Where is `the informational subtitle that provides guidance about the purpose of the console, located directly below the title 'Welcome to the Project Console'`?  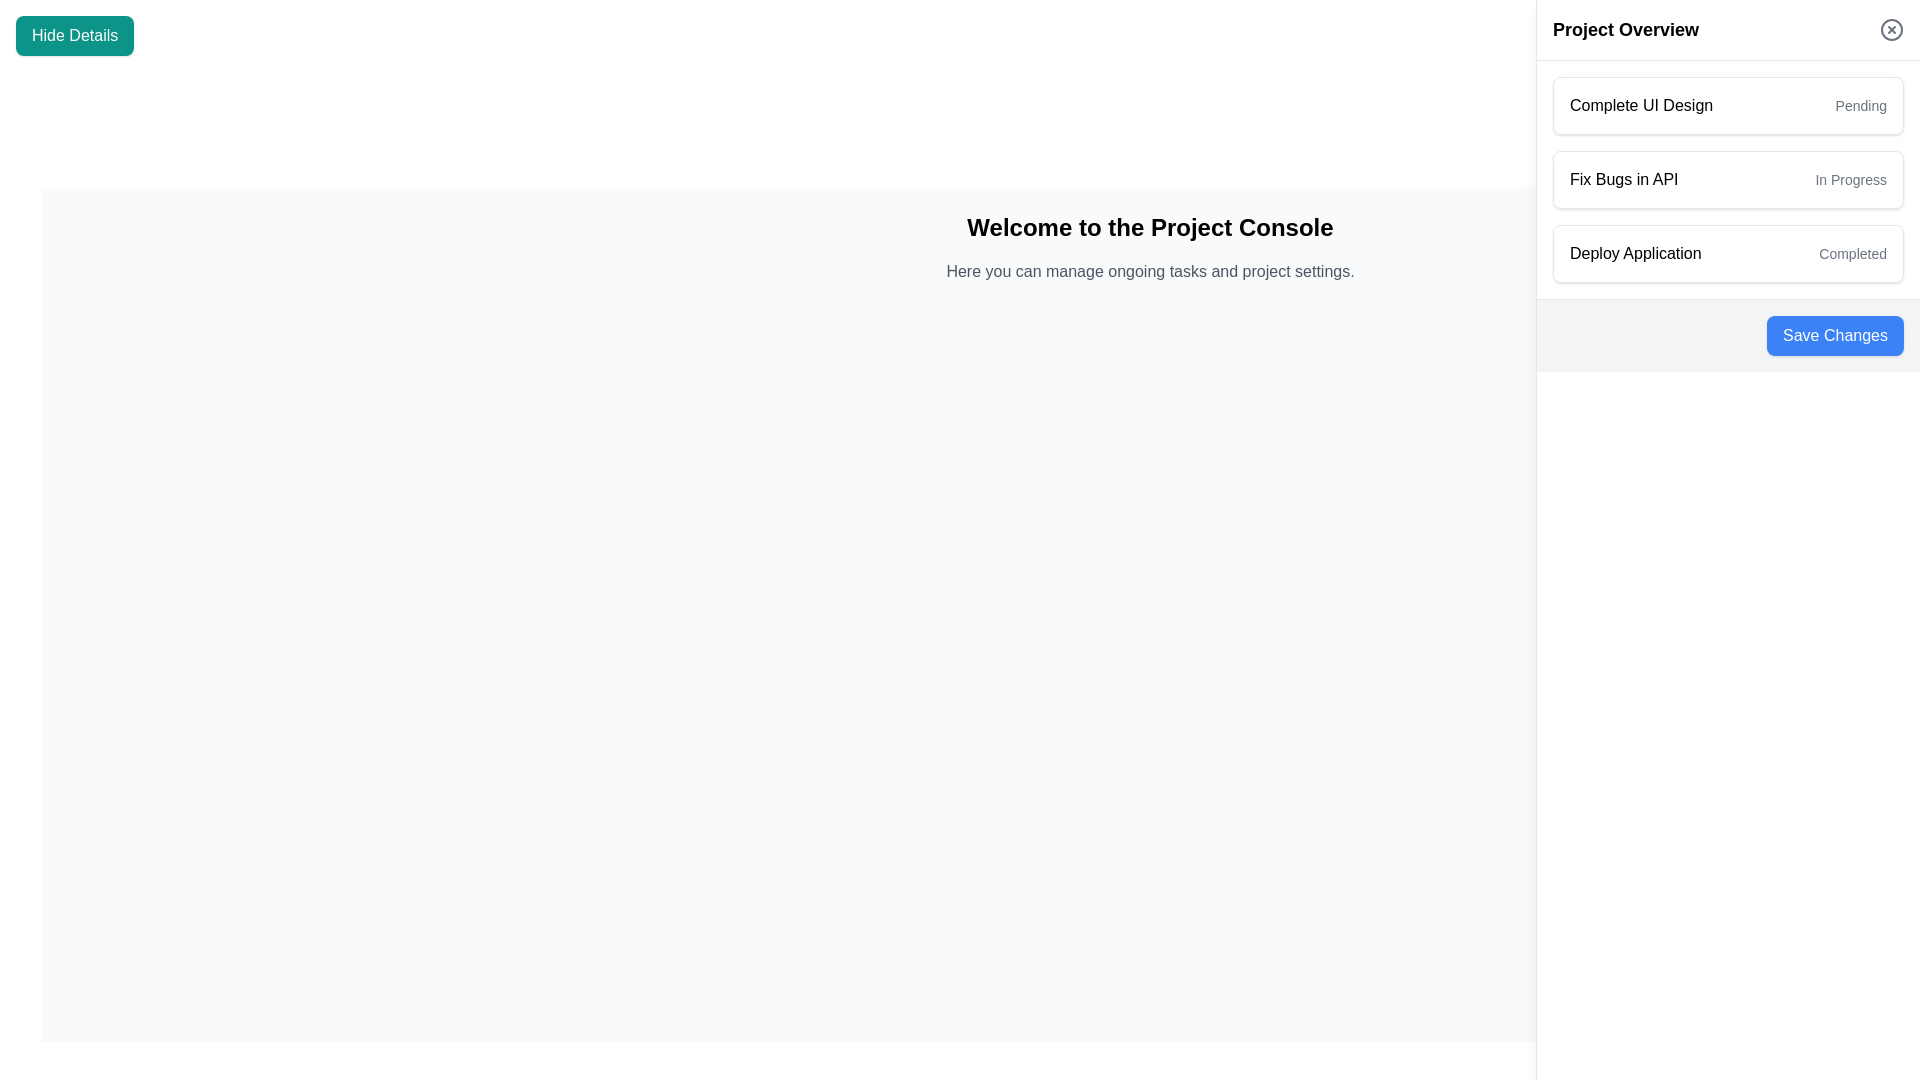
the informational subtitle that provides guidance about the purpose of the console, located directly below the title 'Welcome to the Project Console' is located at coordinates (1150, 272).